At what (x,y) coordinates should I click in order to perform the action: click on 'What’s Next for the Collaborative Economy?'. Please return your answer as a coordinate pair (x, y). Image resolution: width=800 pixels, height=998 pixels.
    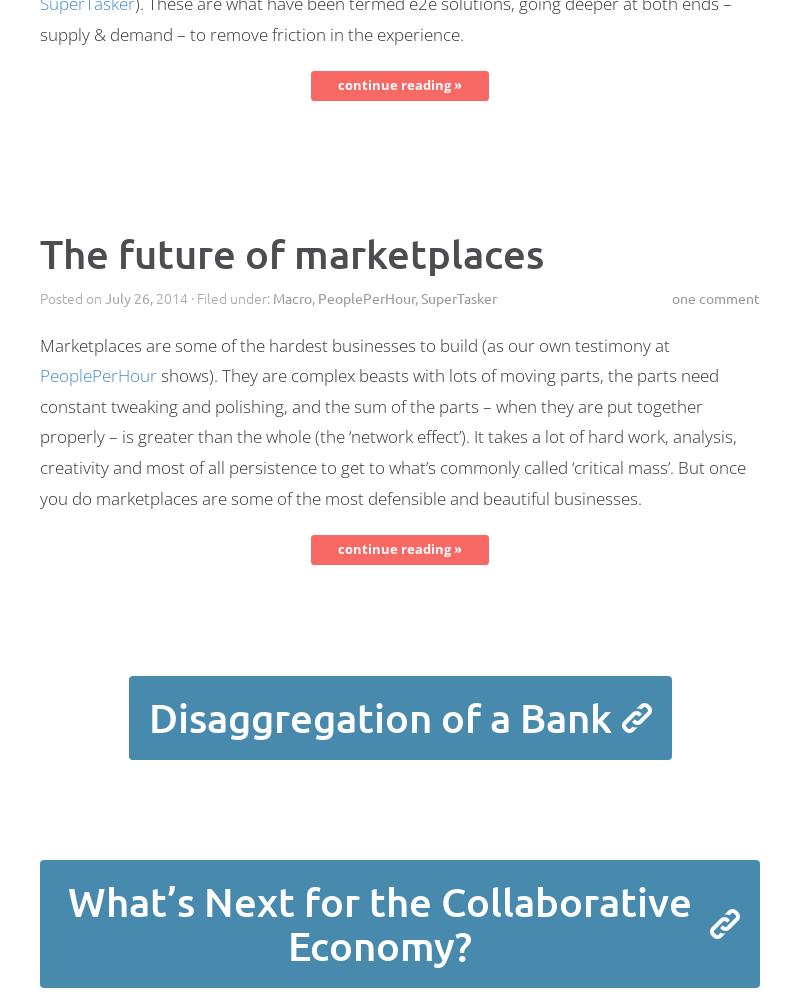
    Looking at the image, I should click on (68, 922).